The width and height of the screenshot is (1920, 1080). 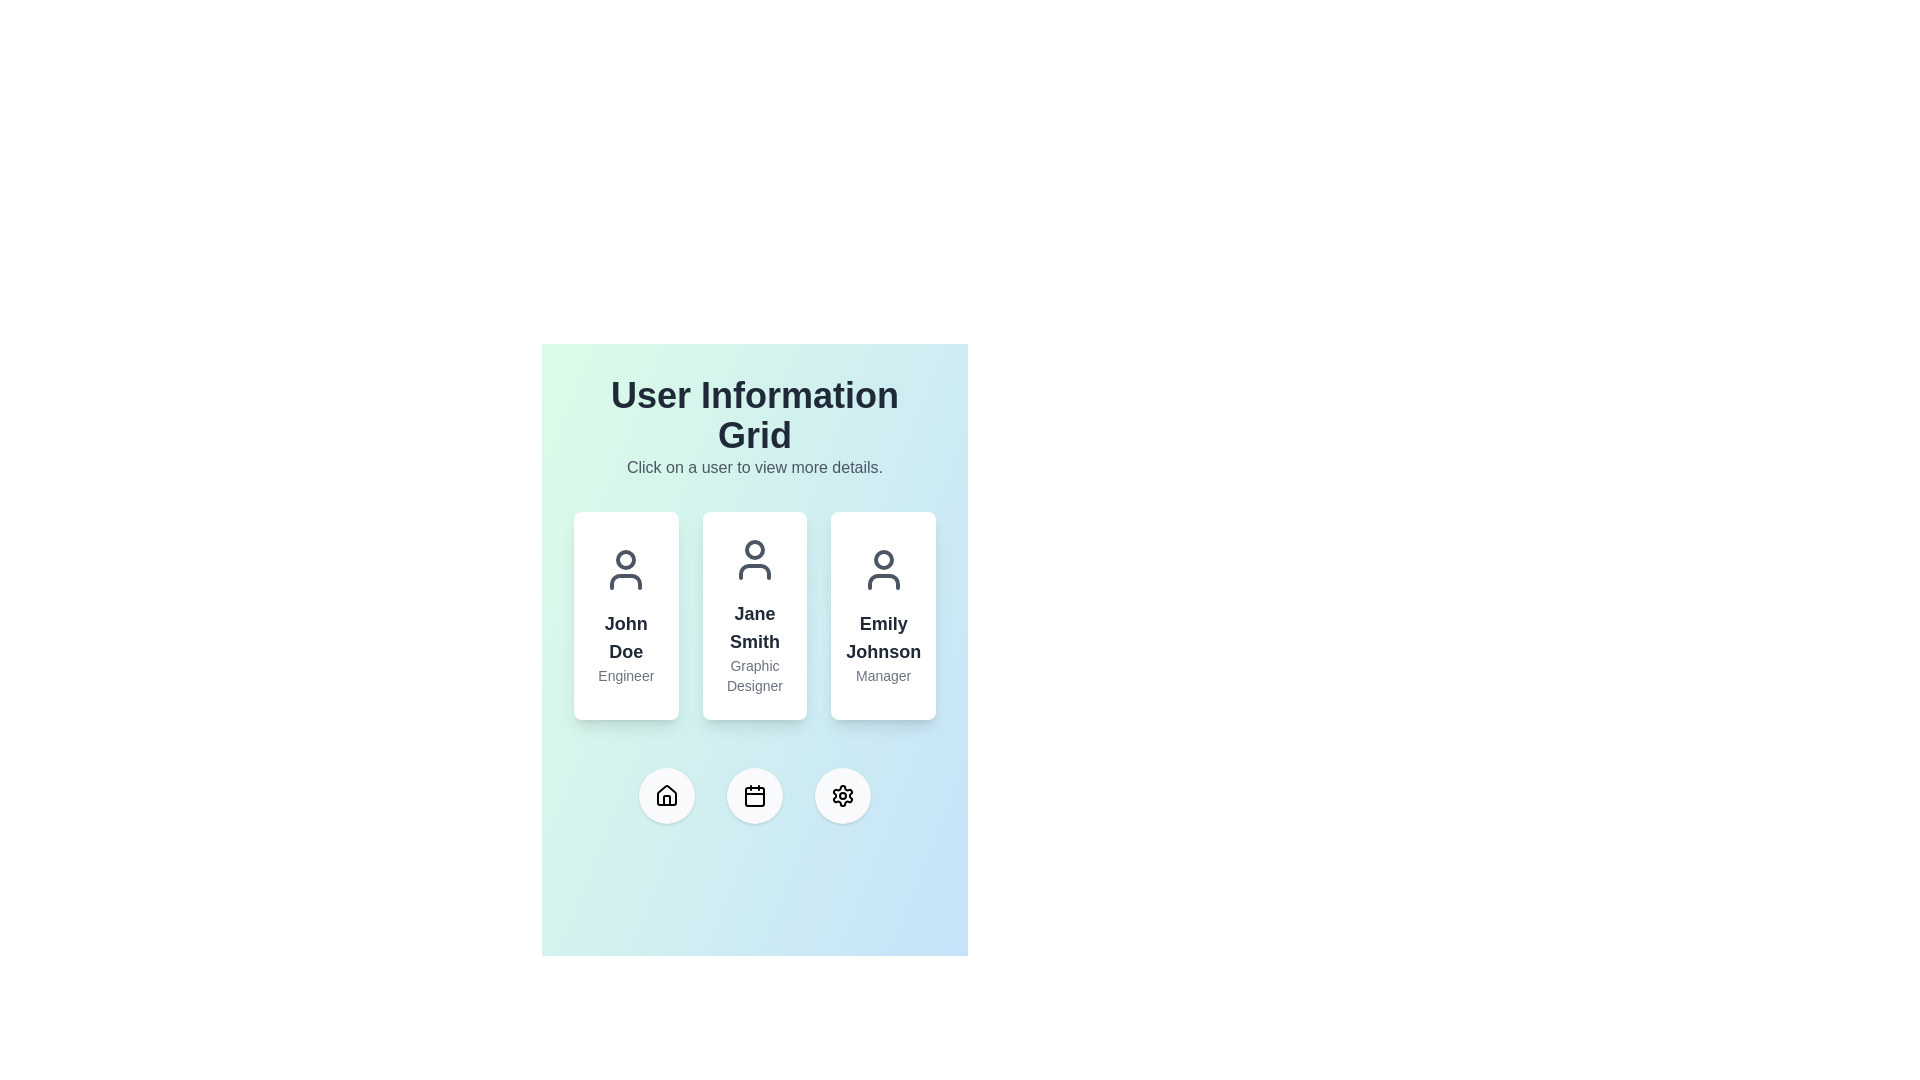 I want to click on text label for user identification located in the first user profile card, which is positioned above the 'Engineer' text element, so click(x=625, y=637).